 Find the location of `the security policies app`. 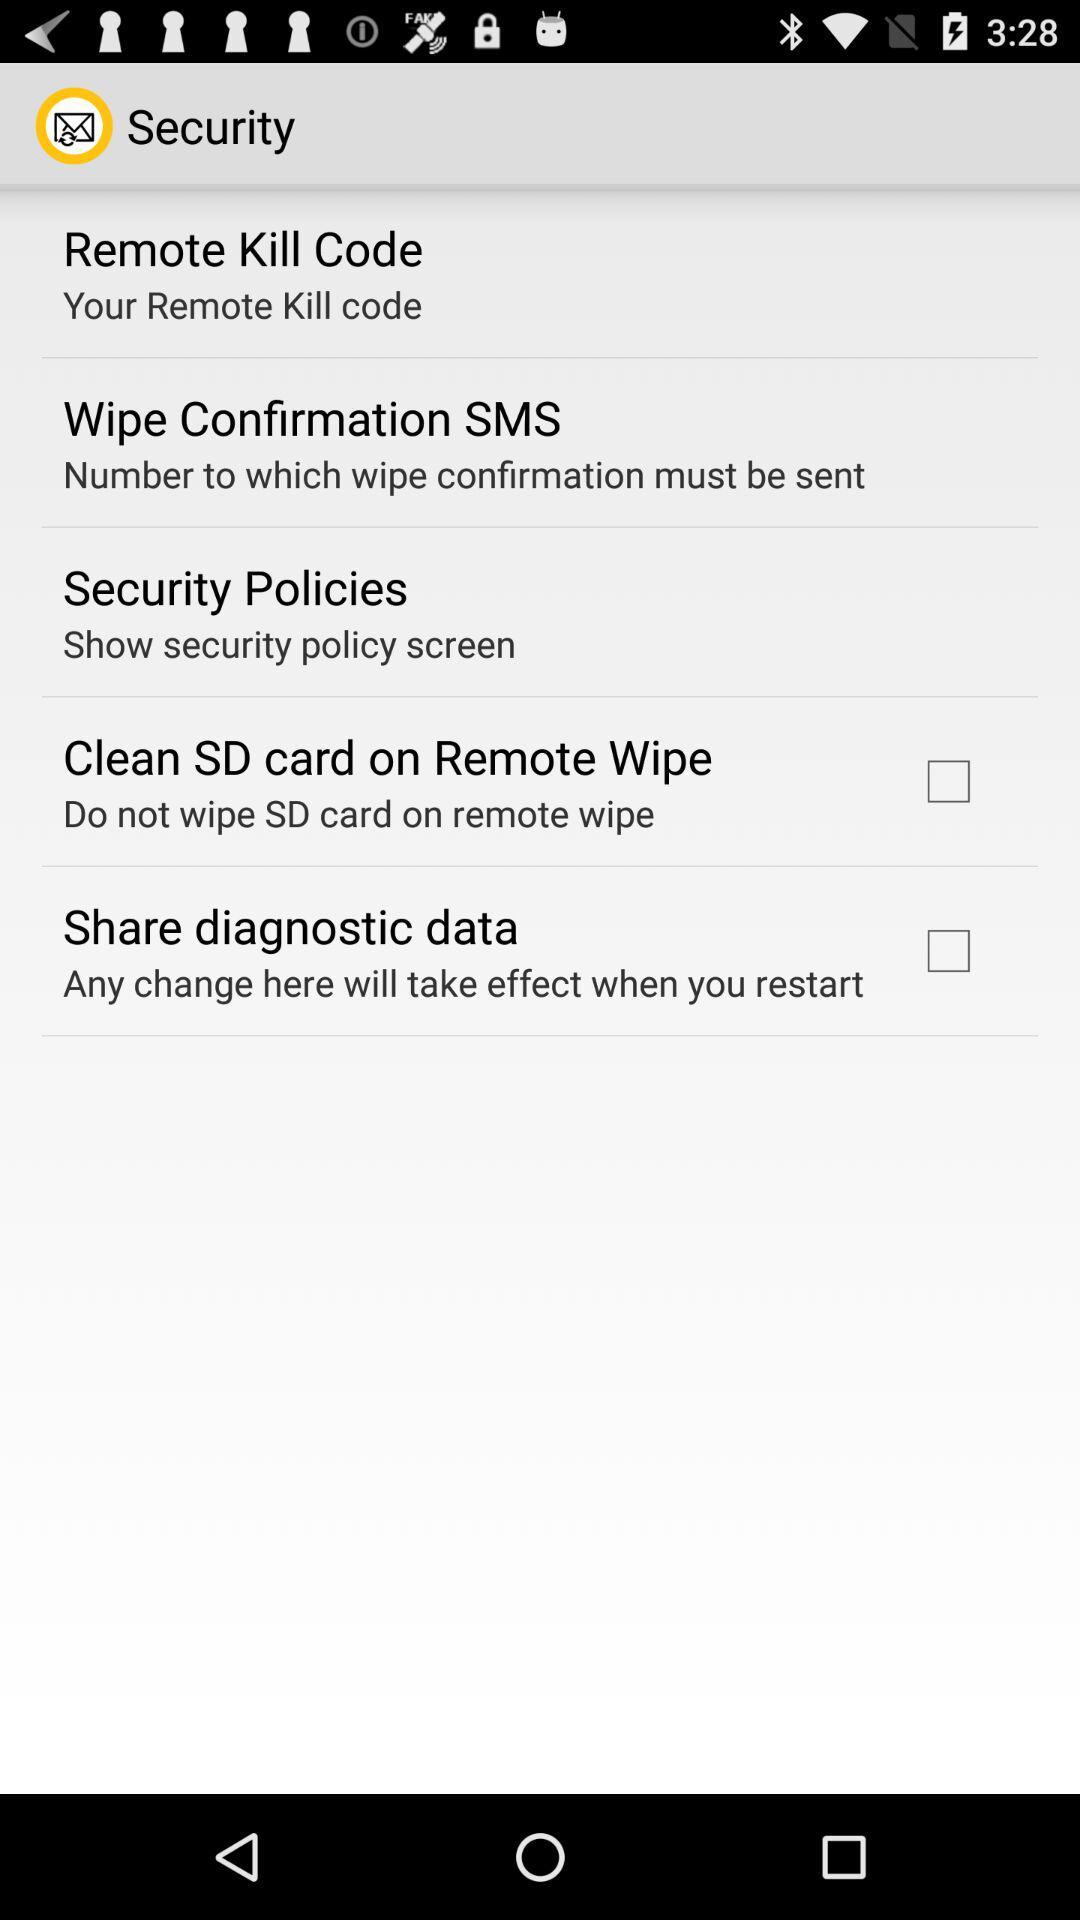

the security policies app is located at coordinates (234, 585).